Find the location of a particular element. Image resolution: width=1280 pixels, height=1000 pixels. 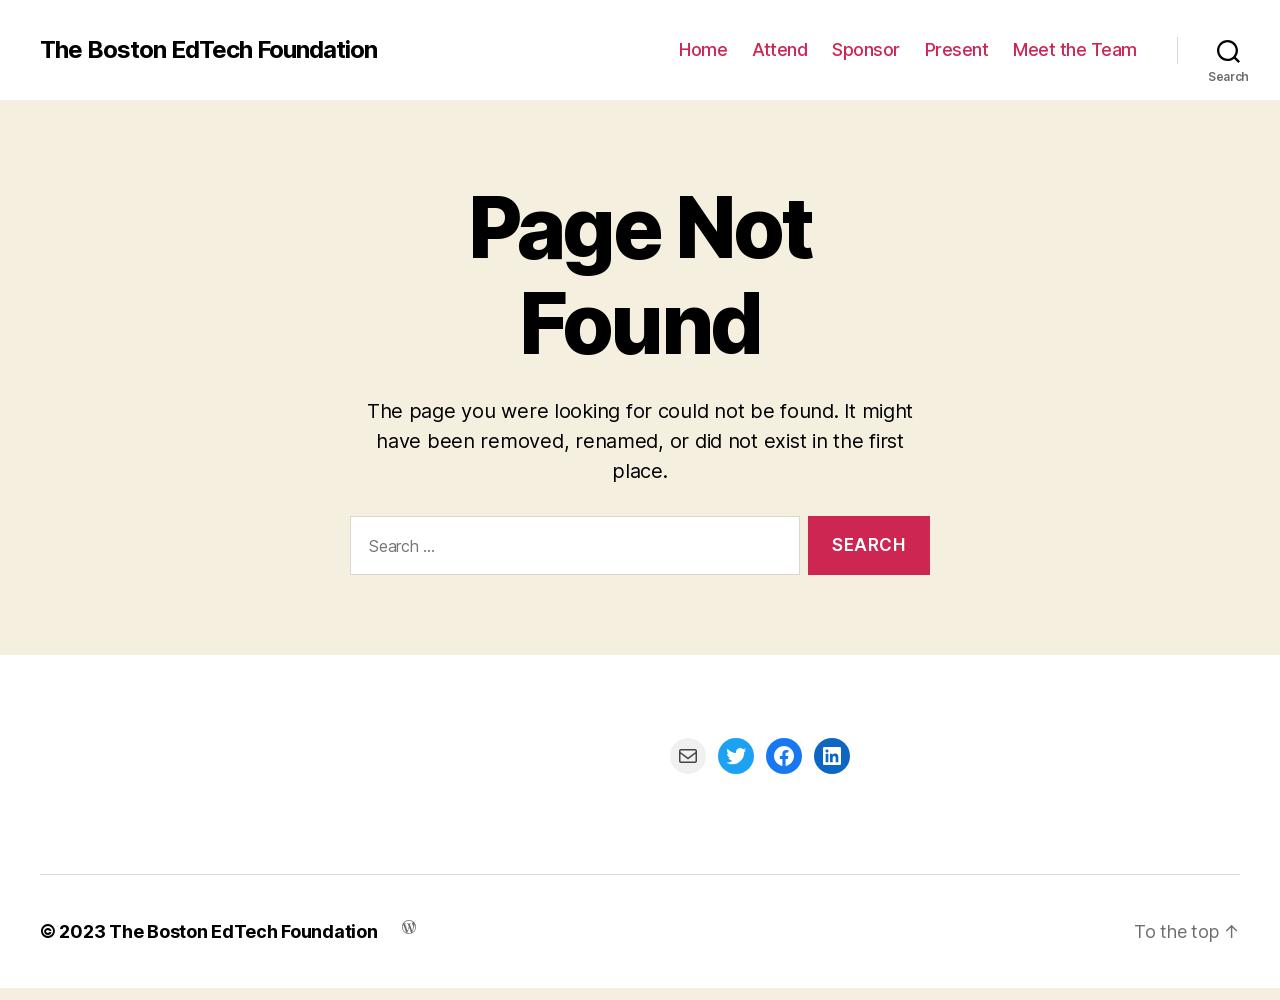

'Search' is located at coordinates (1227, 75).